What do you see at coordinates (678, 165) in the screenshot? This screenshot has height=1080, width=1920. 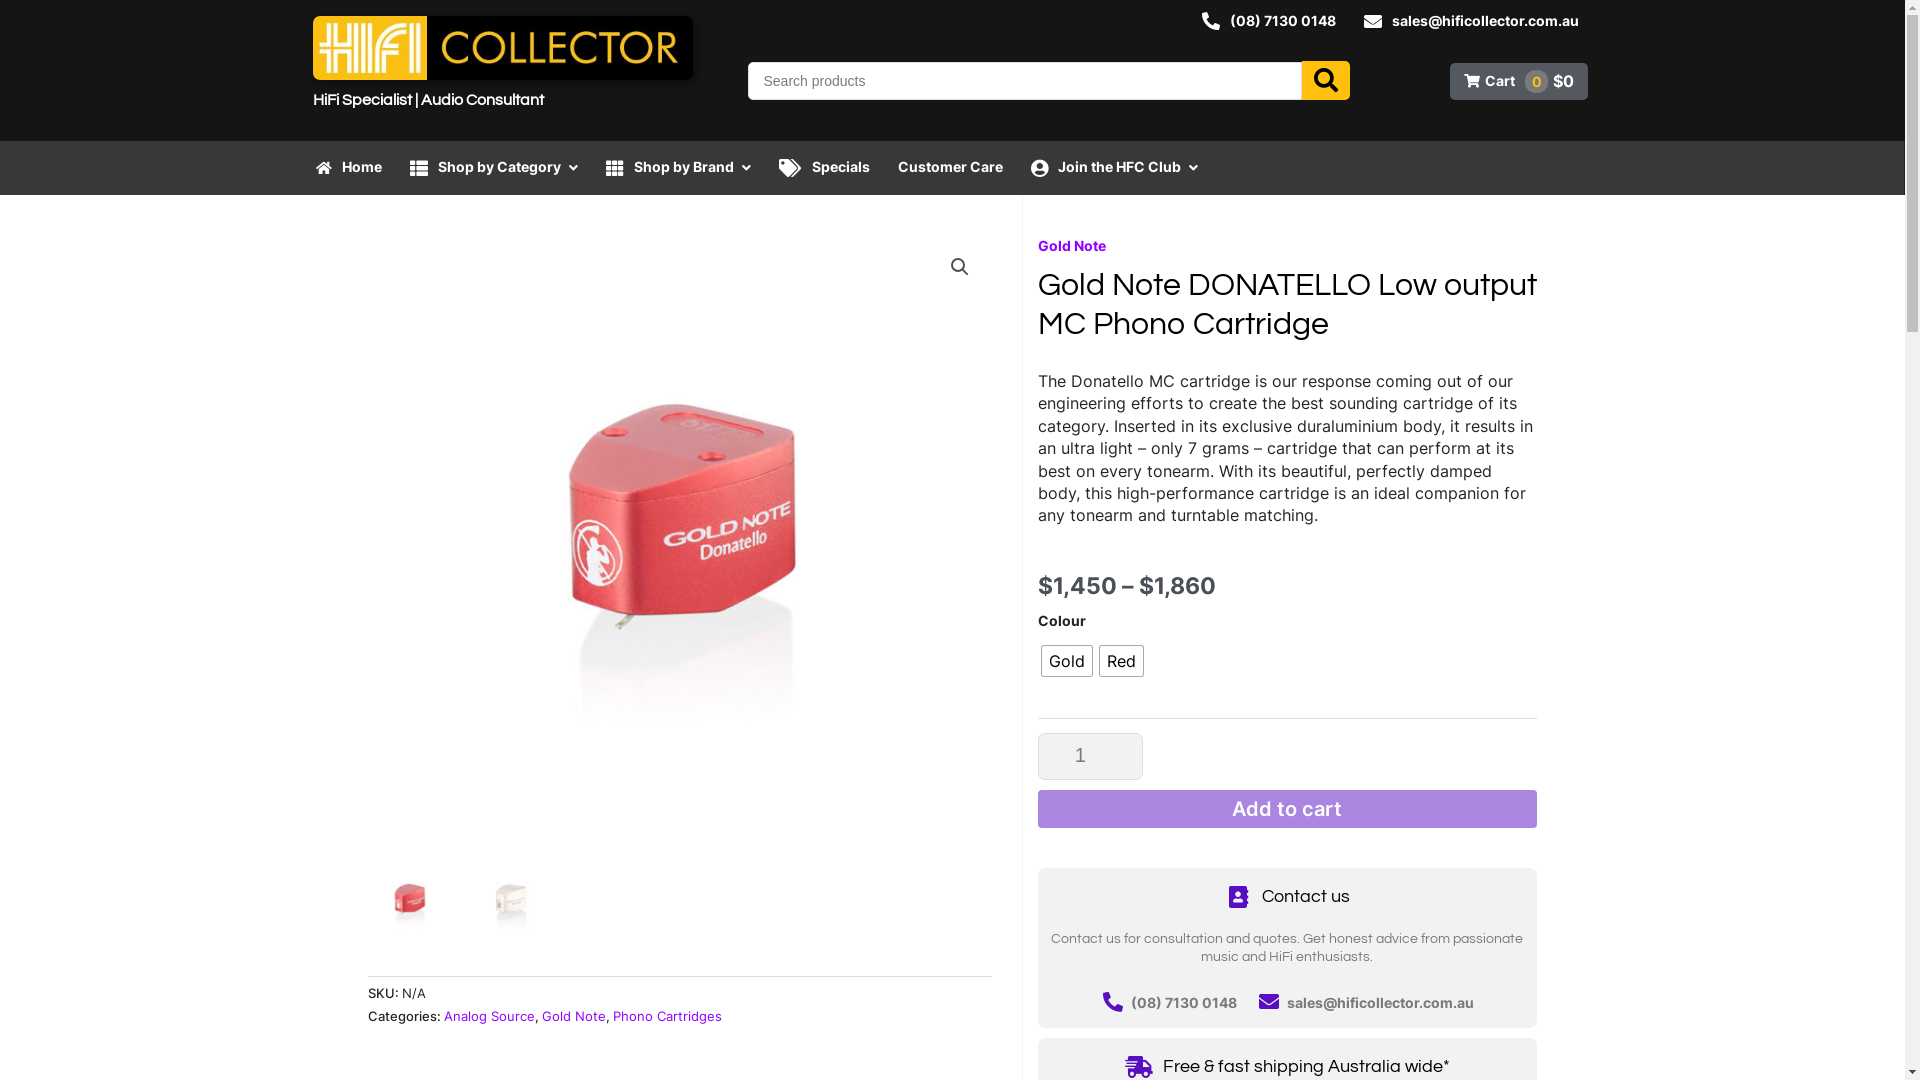 I see `'Shop by Brand'` at bounding box center [678, 165].